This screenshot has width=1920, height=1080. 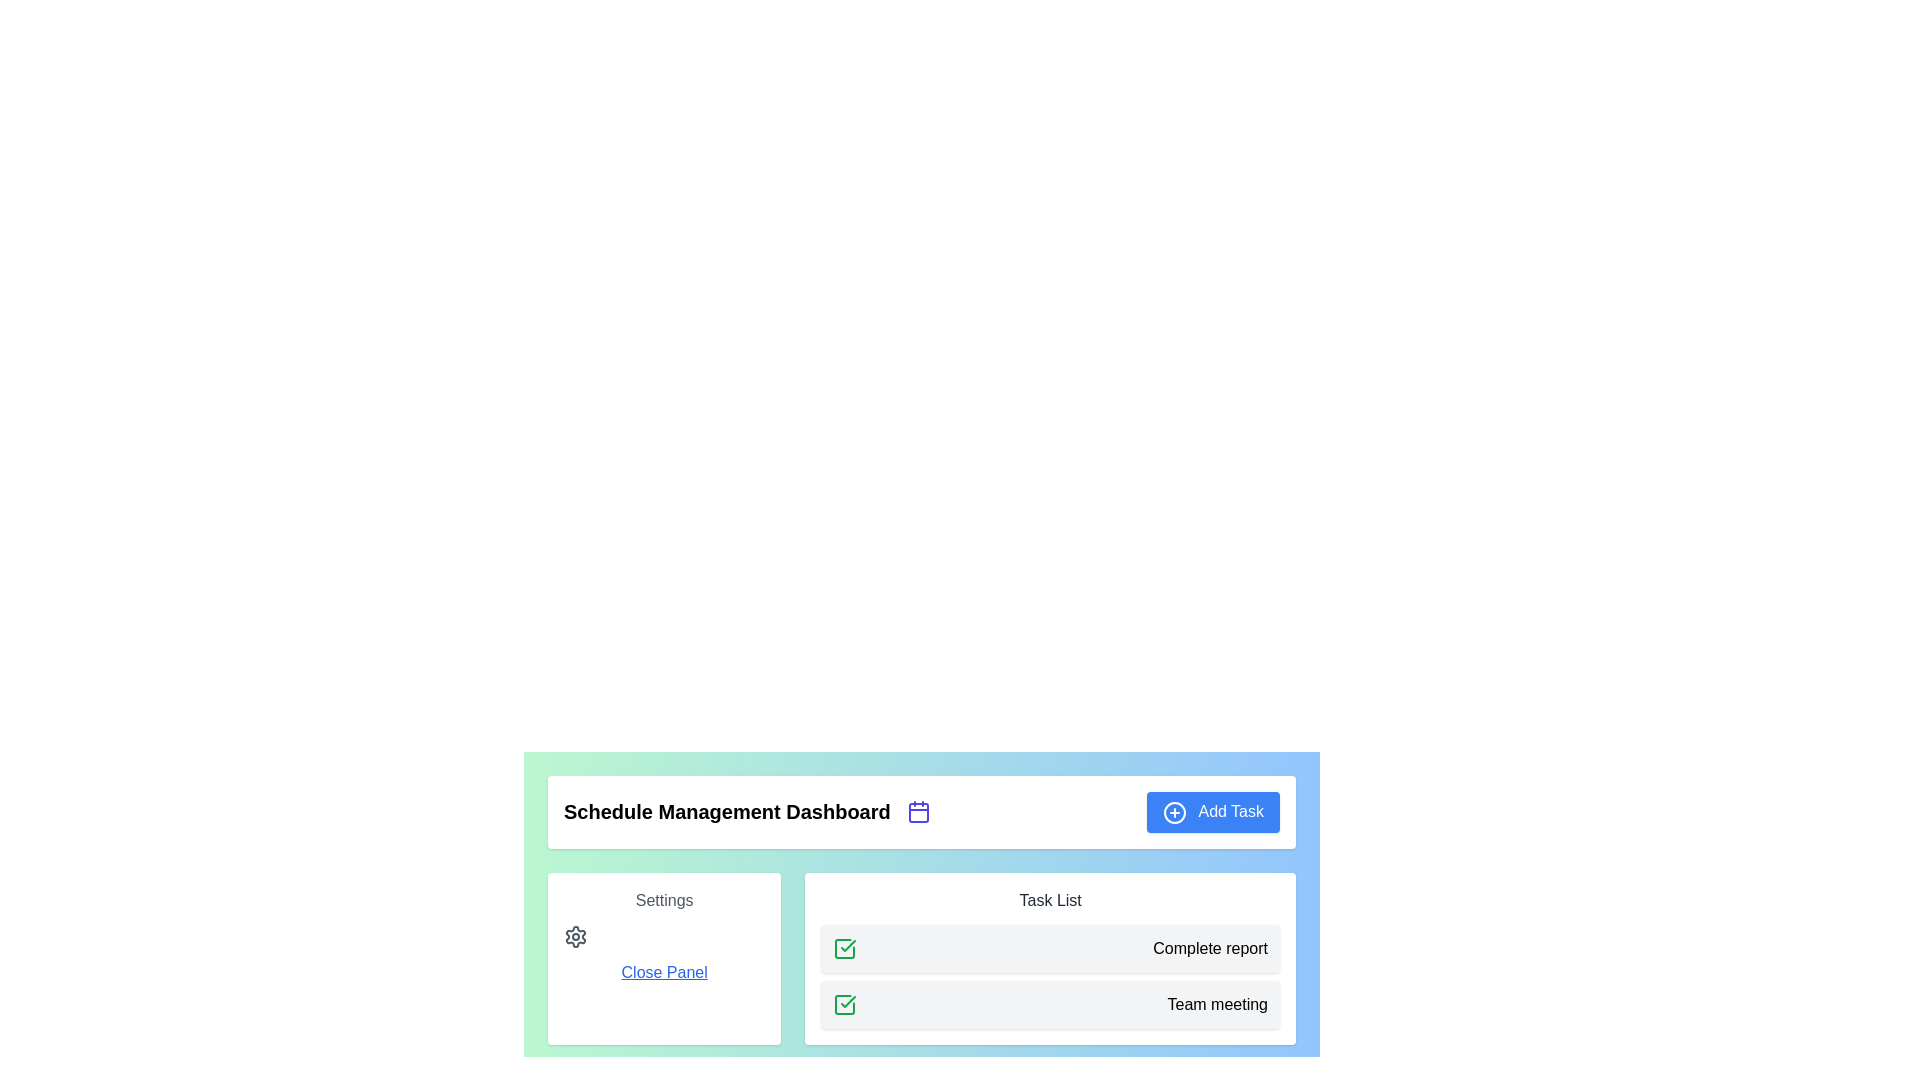 I want to click on the green checkmark icon representing the completed 'Team meeting' task in the task list interface, so click(x=848, y=945).